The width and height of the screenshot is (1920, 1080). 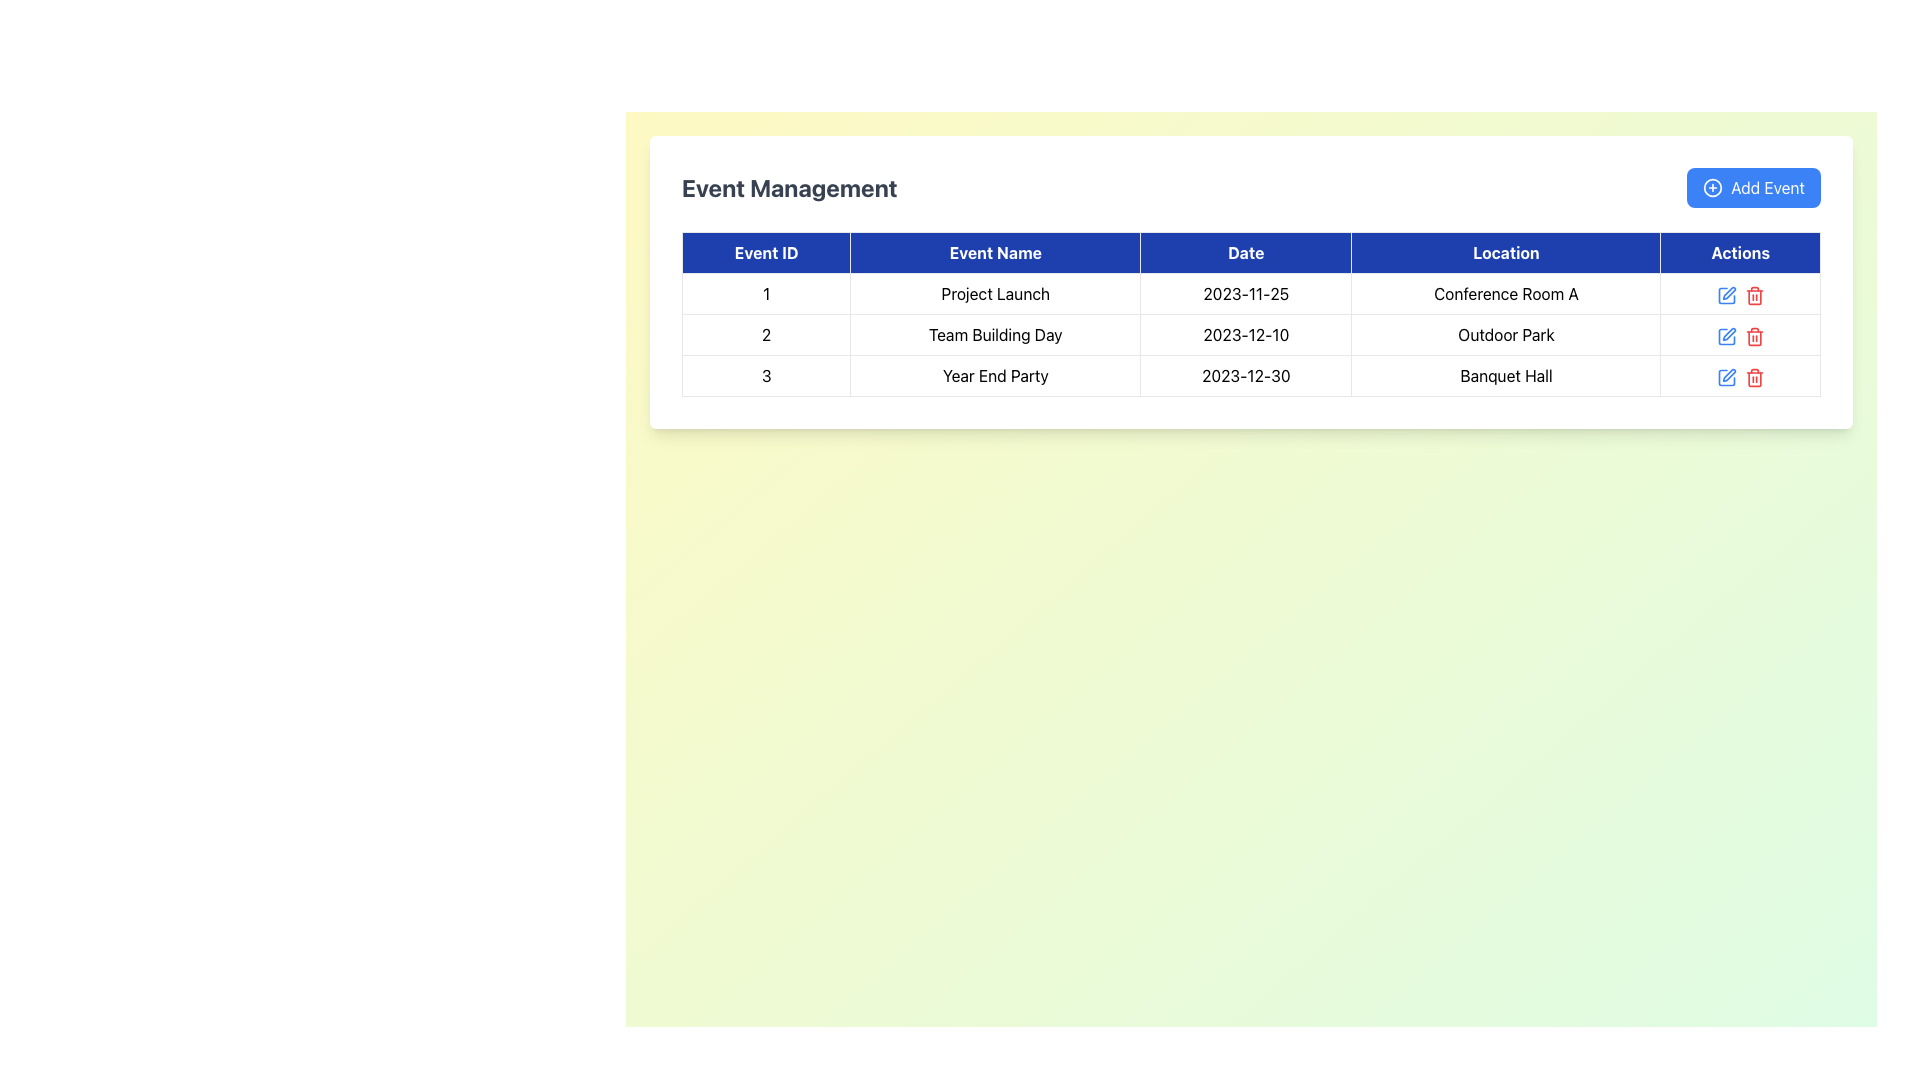 I want to click on the pen icon button located in the 'Actions' column of the second row labeled 'Team Building Day', so click(x=1725, y=335).